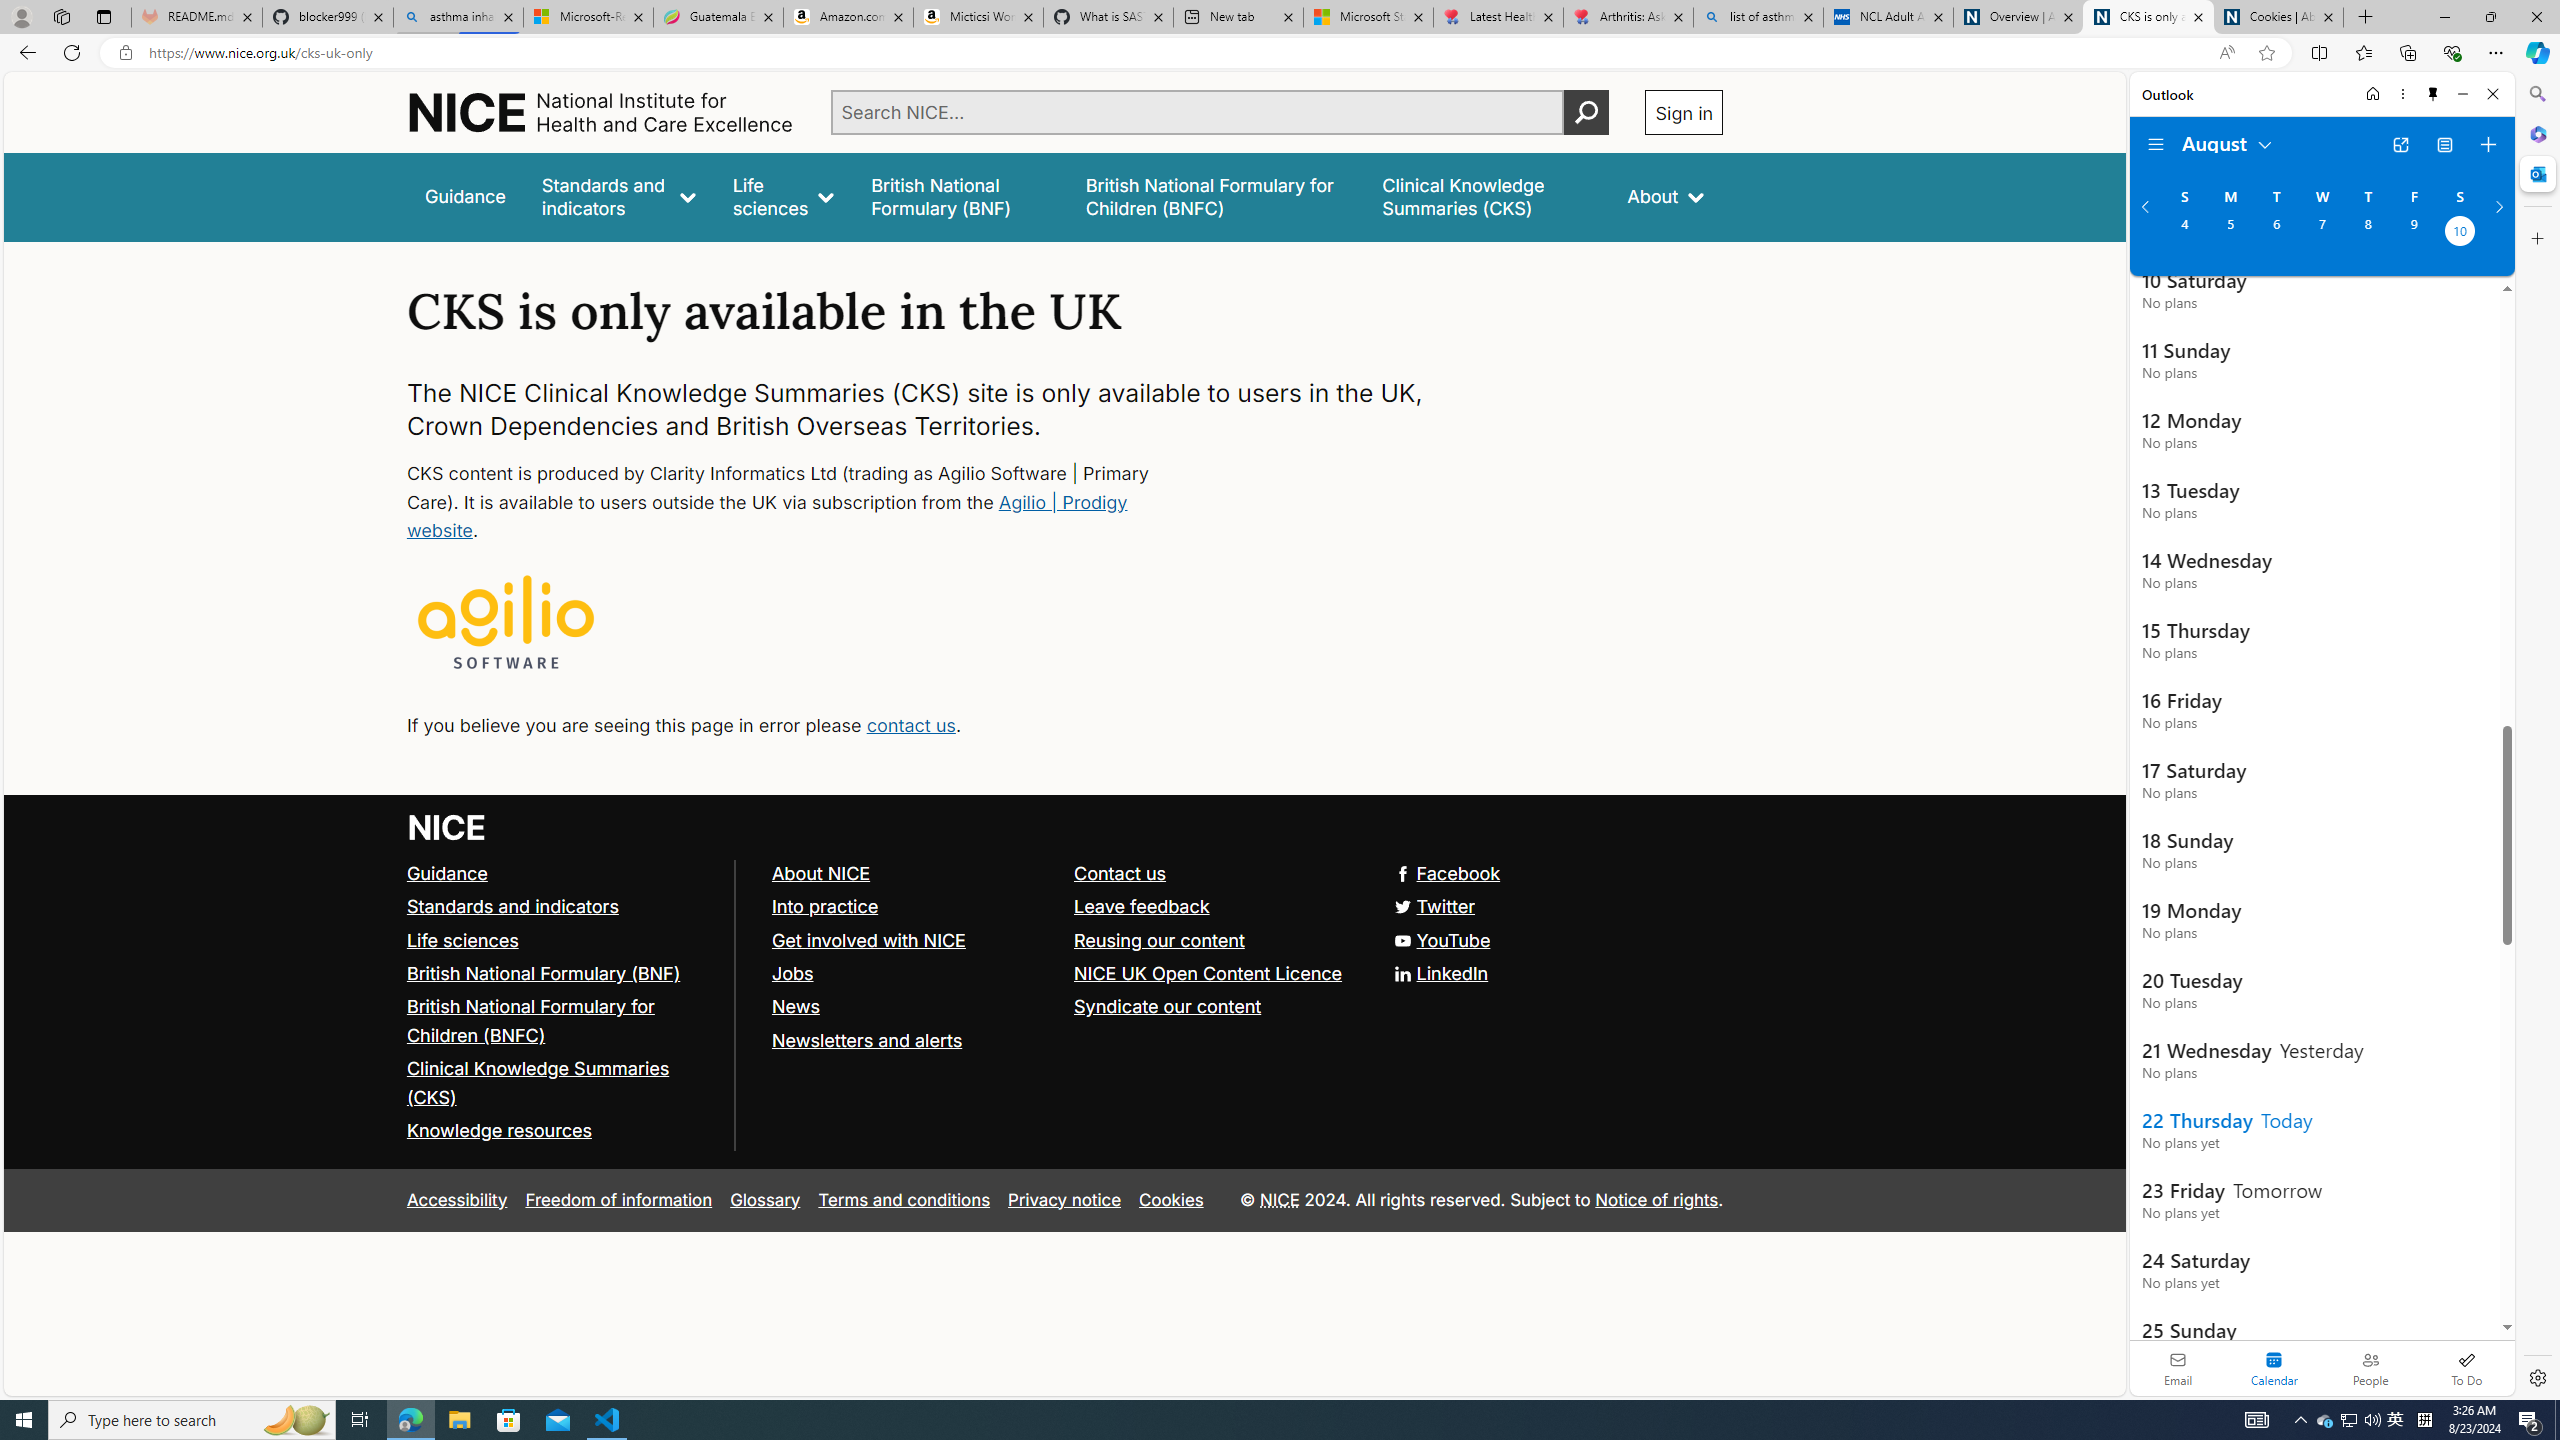 The image size is (2560, 1440). I want to click on 'Cookies | About | NICE', so click(2278, 16).